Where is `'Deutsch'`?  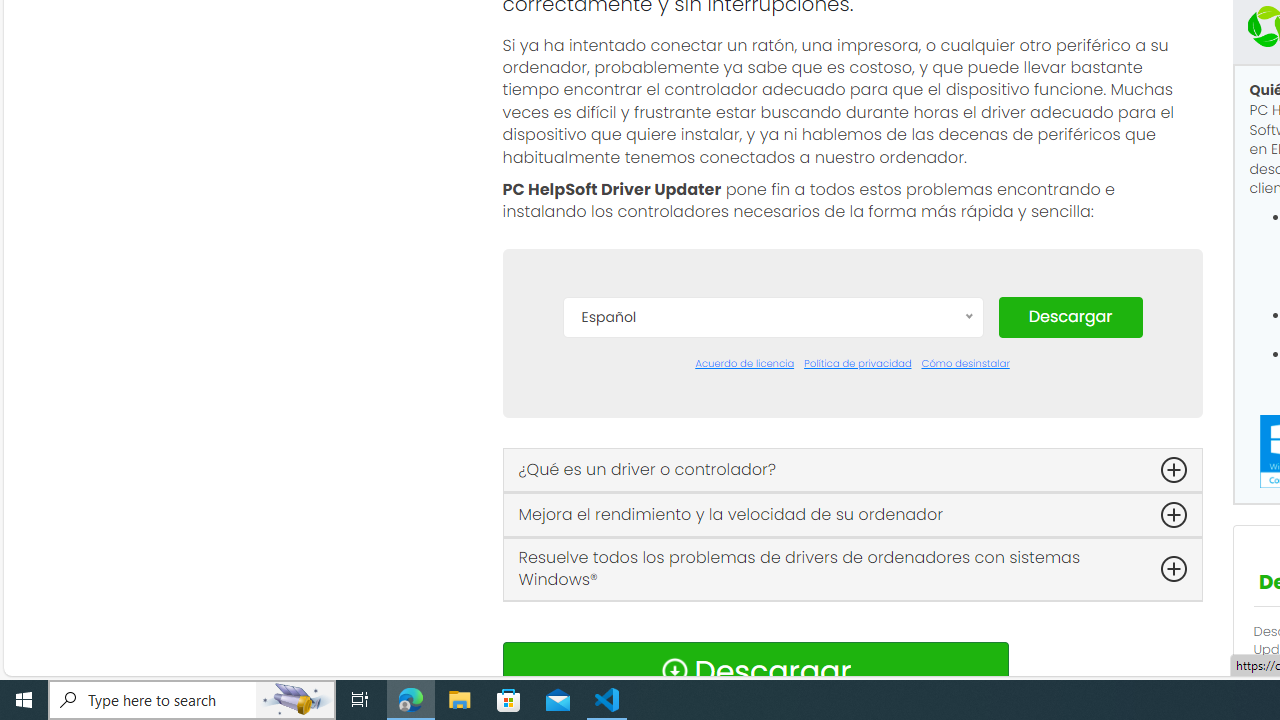
'Deutsch' is located at coordinates (771, 472).